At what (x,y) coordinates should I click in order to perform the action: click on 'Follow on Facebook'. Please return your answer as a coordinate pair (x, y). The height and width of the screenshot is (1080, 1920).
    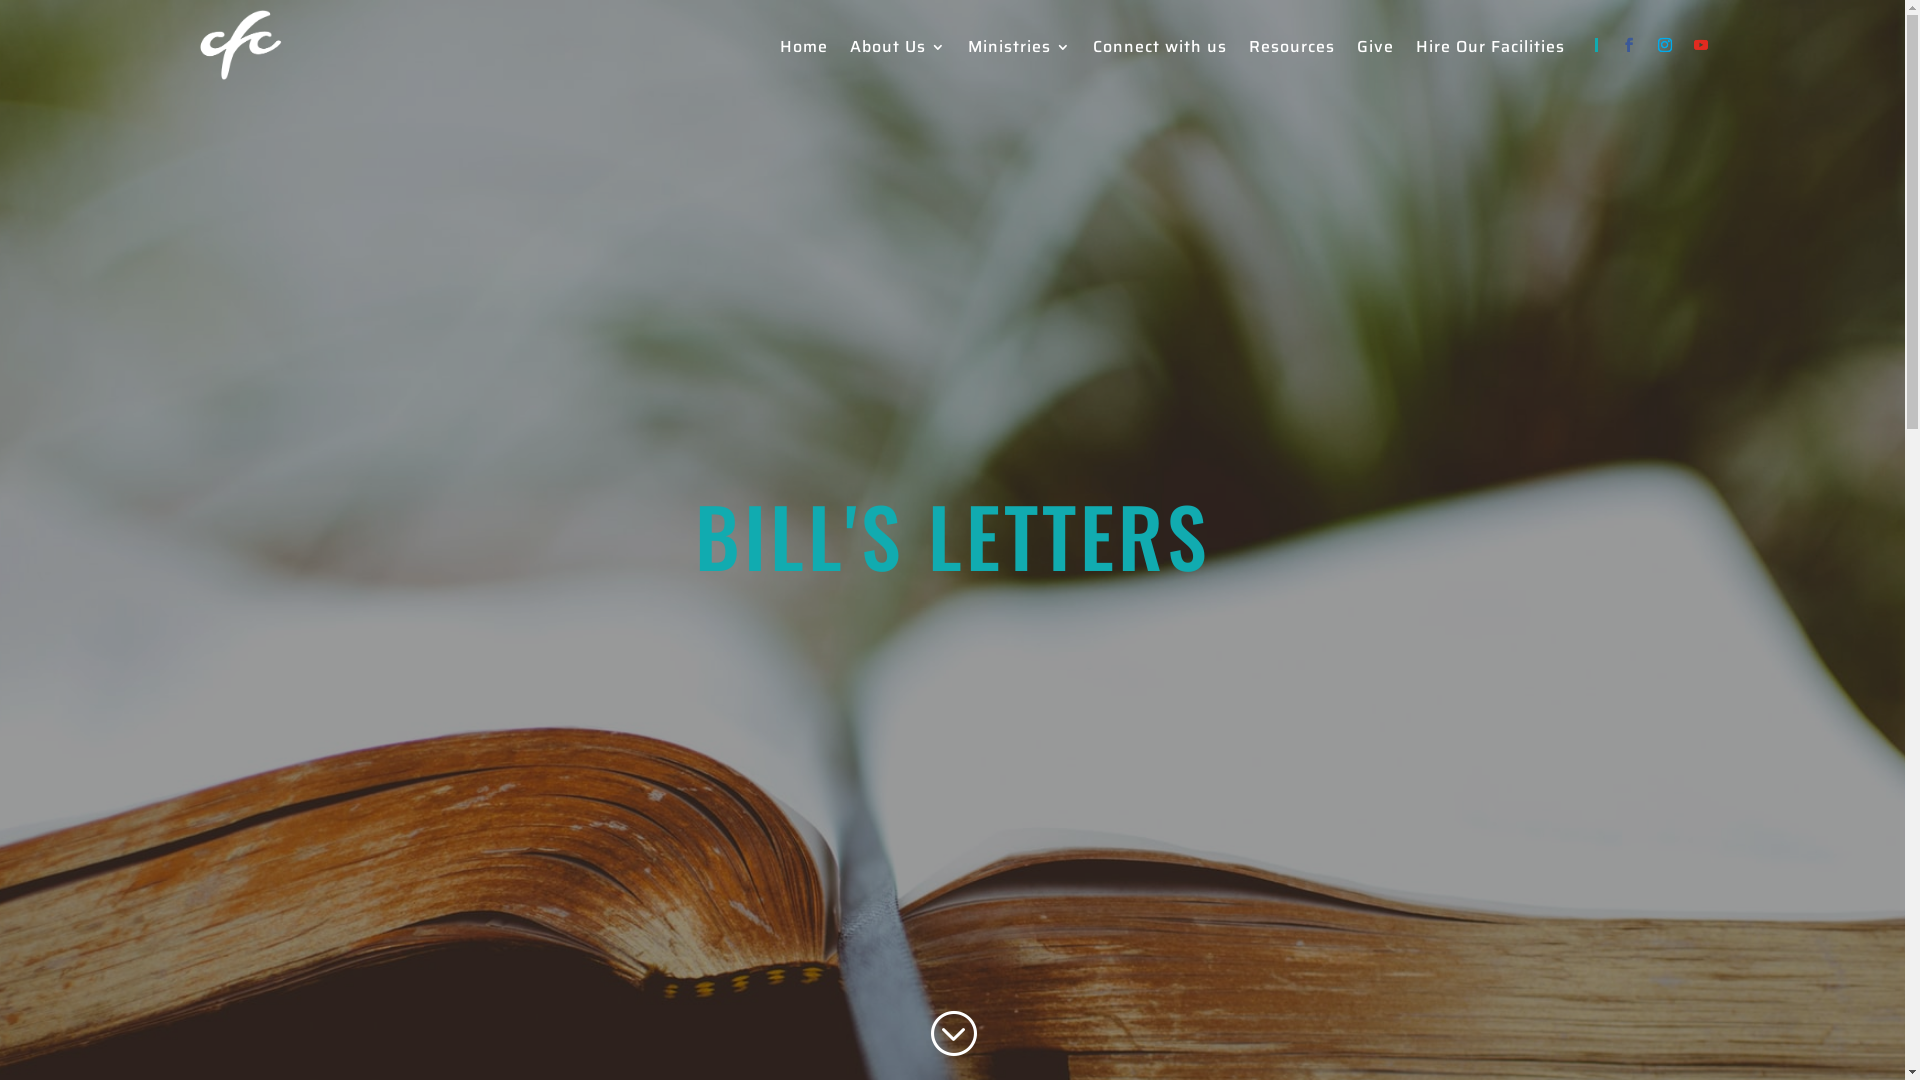
    Looking at the image, I should click on (1627, 45).